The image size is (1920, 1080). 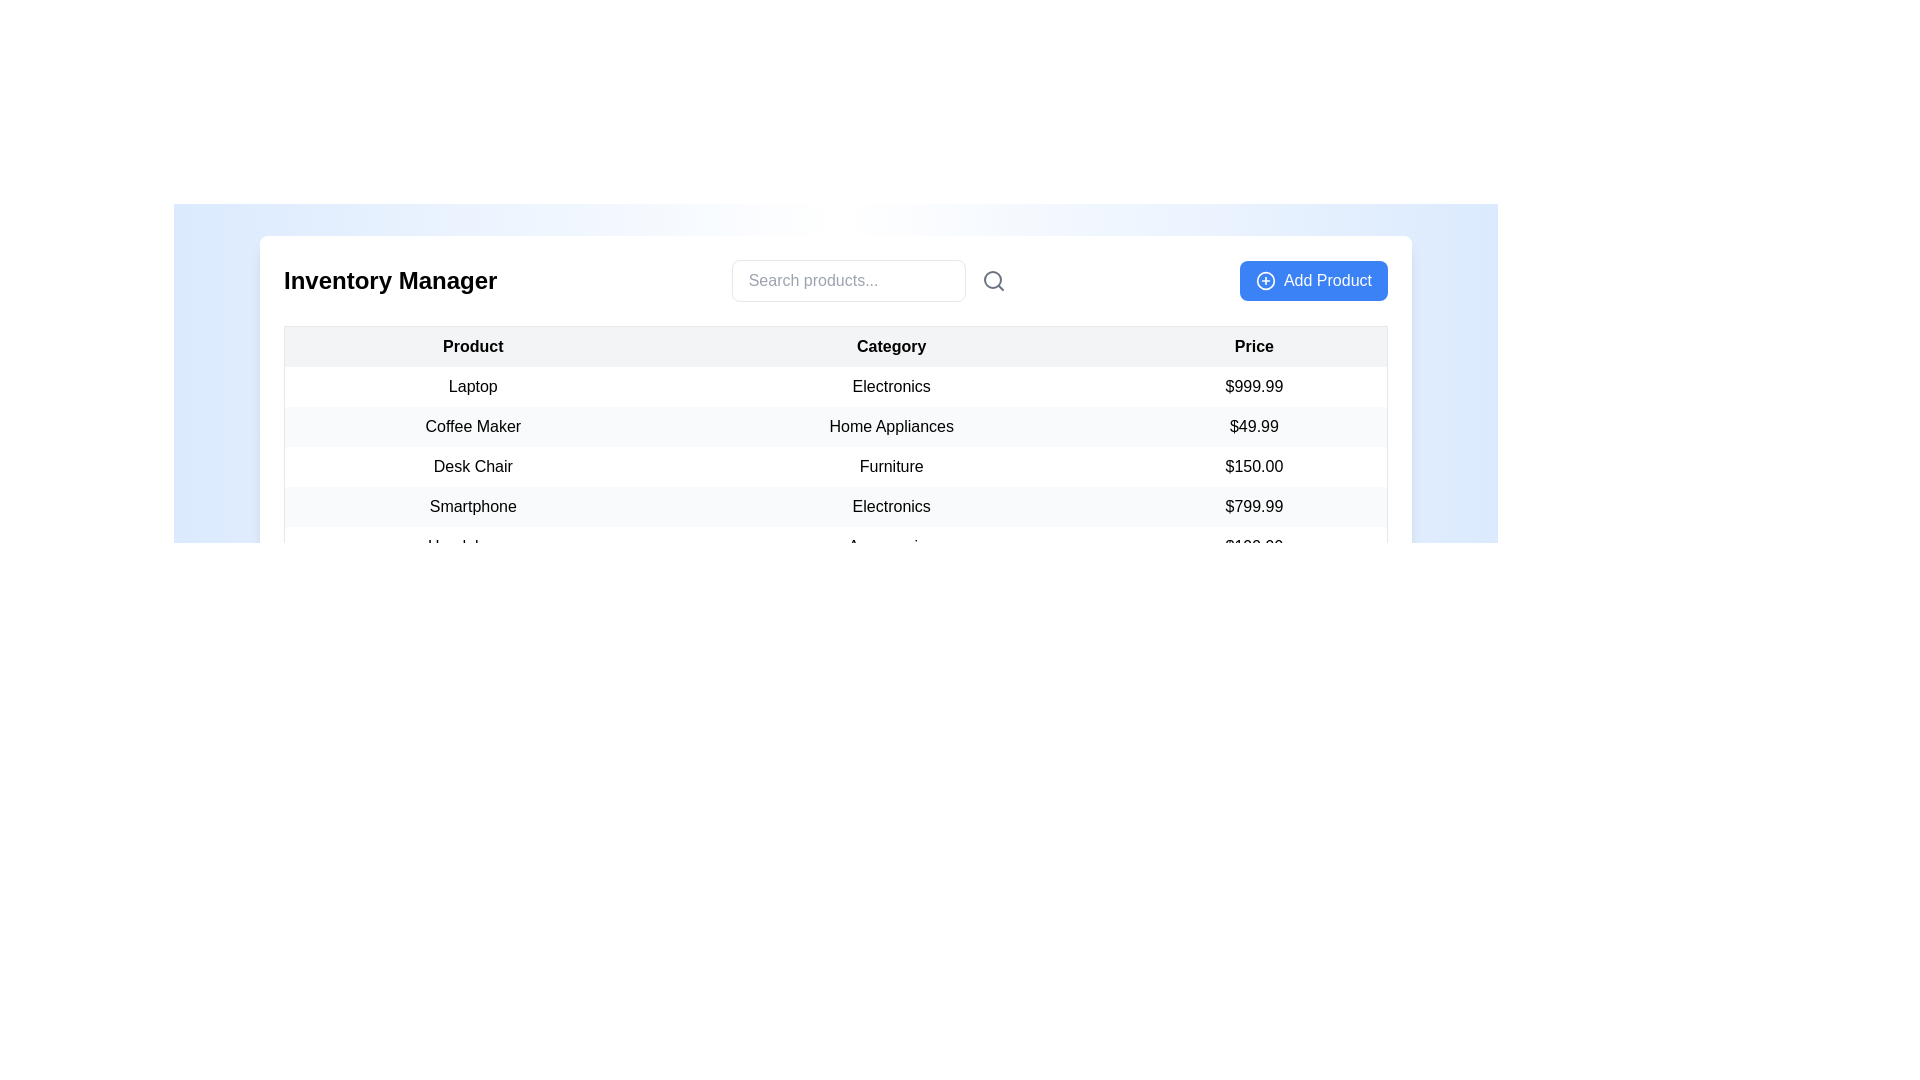 What do you see at coordinates (472, 466) in the screenshot?
I see `the 'Desk Chair' text label in the third row of the table under the 'Product' header` at bounding box center [472, 466].